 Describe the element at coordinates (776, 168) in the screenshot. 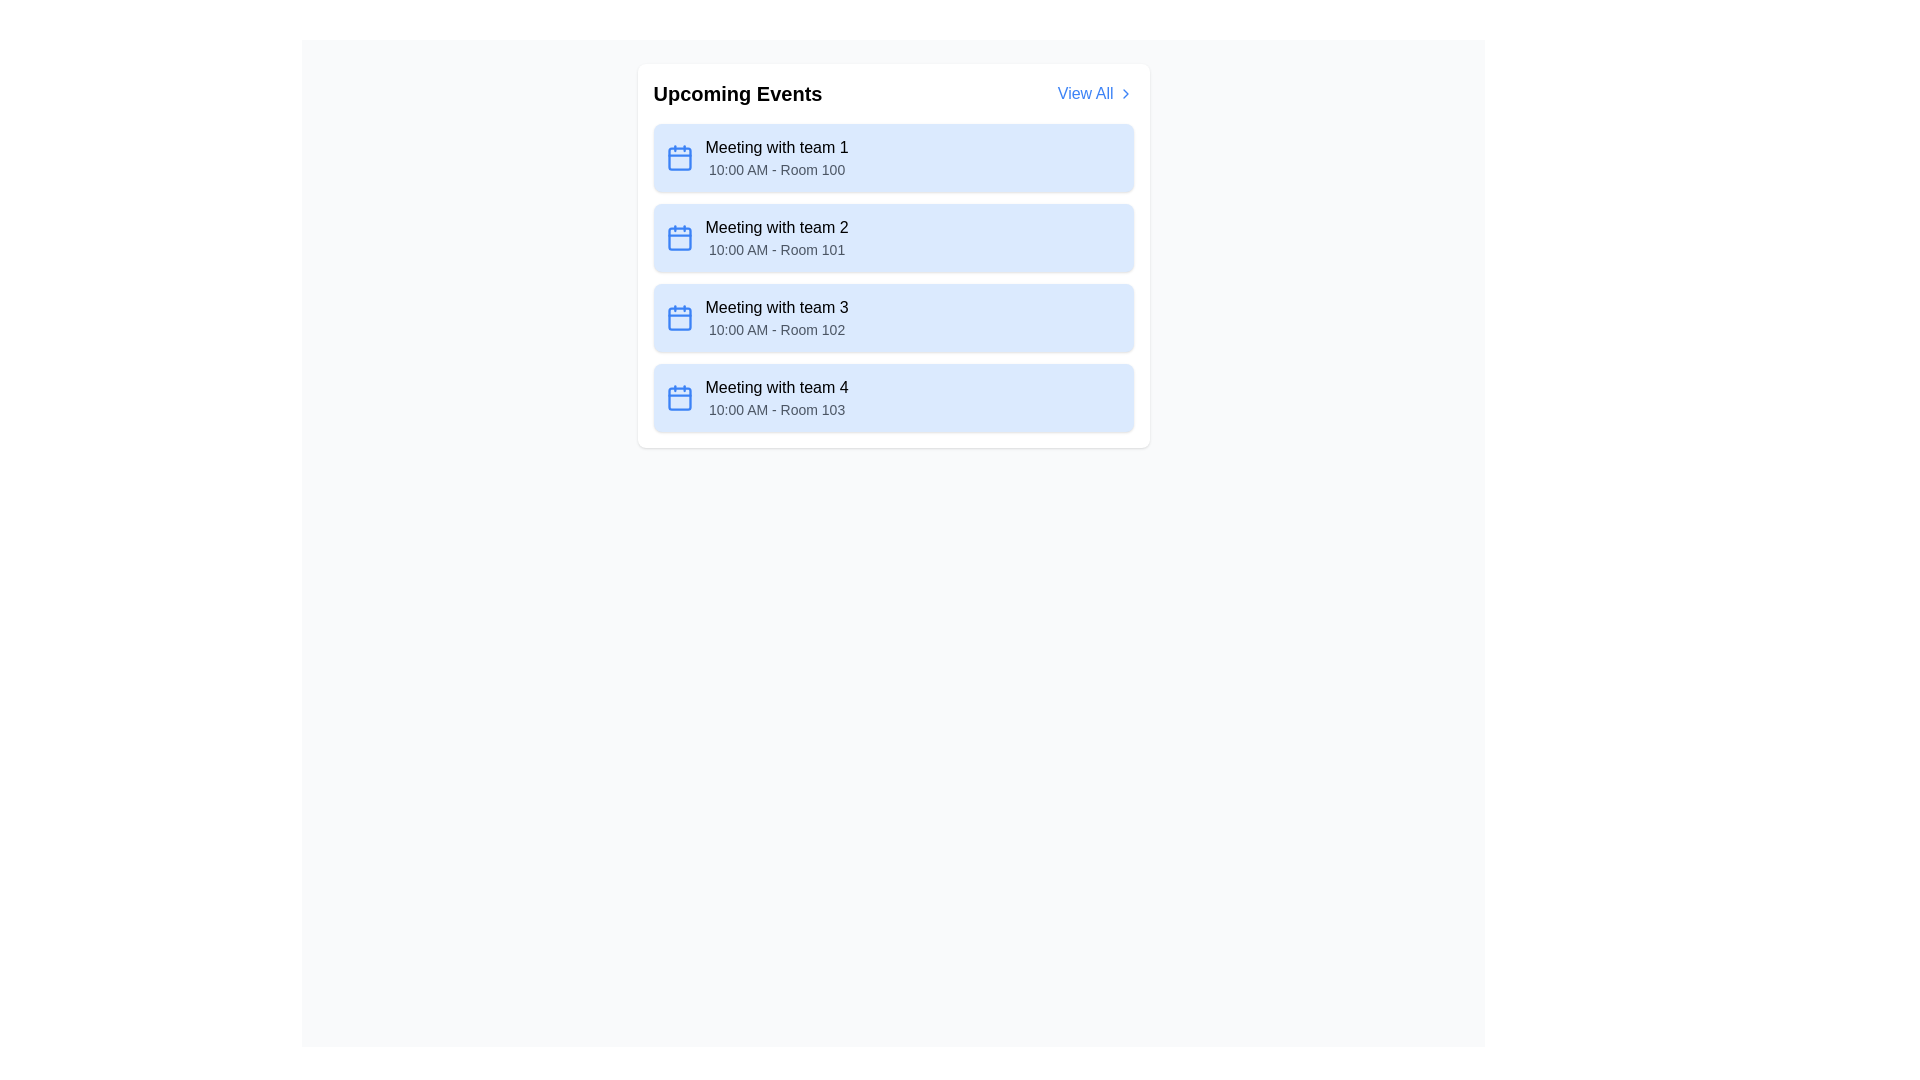

I see `text label providing additional information about the timing and location of the event, located below the title 'Meeting with team 1' in the first event card of a vertical list` at that location.